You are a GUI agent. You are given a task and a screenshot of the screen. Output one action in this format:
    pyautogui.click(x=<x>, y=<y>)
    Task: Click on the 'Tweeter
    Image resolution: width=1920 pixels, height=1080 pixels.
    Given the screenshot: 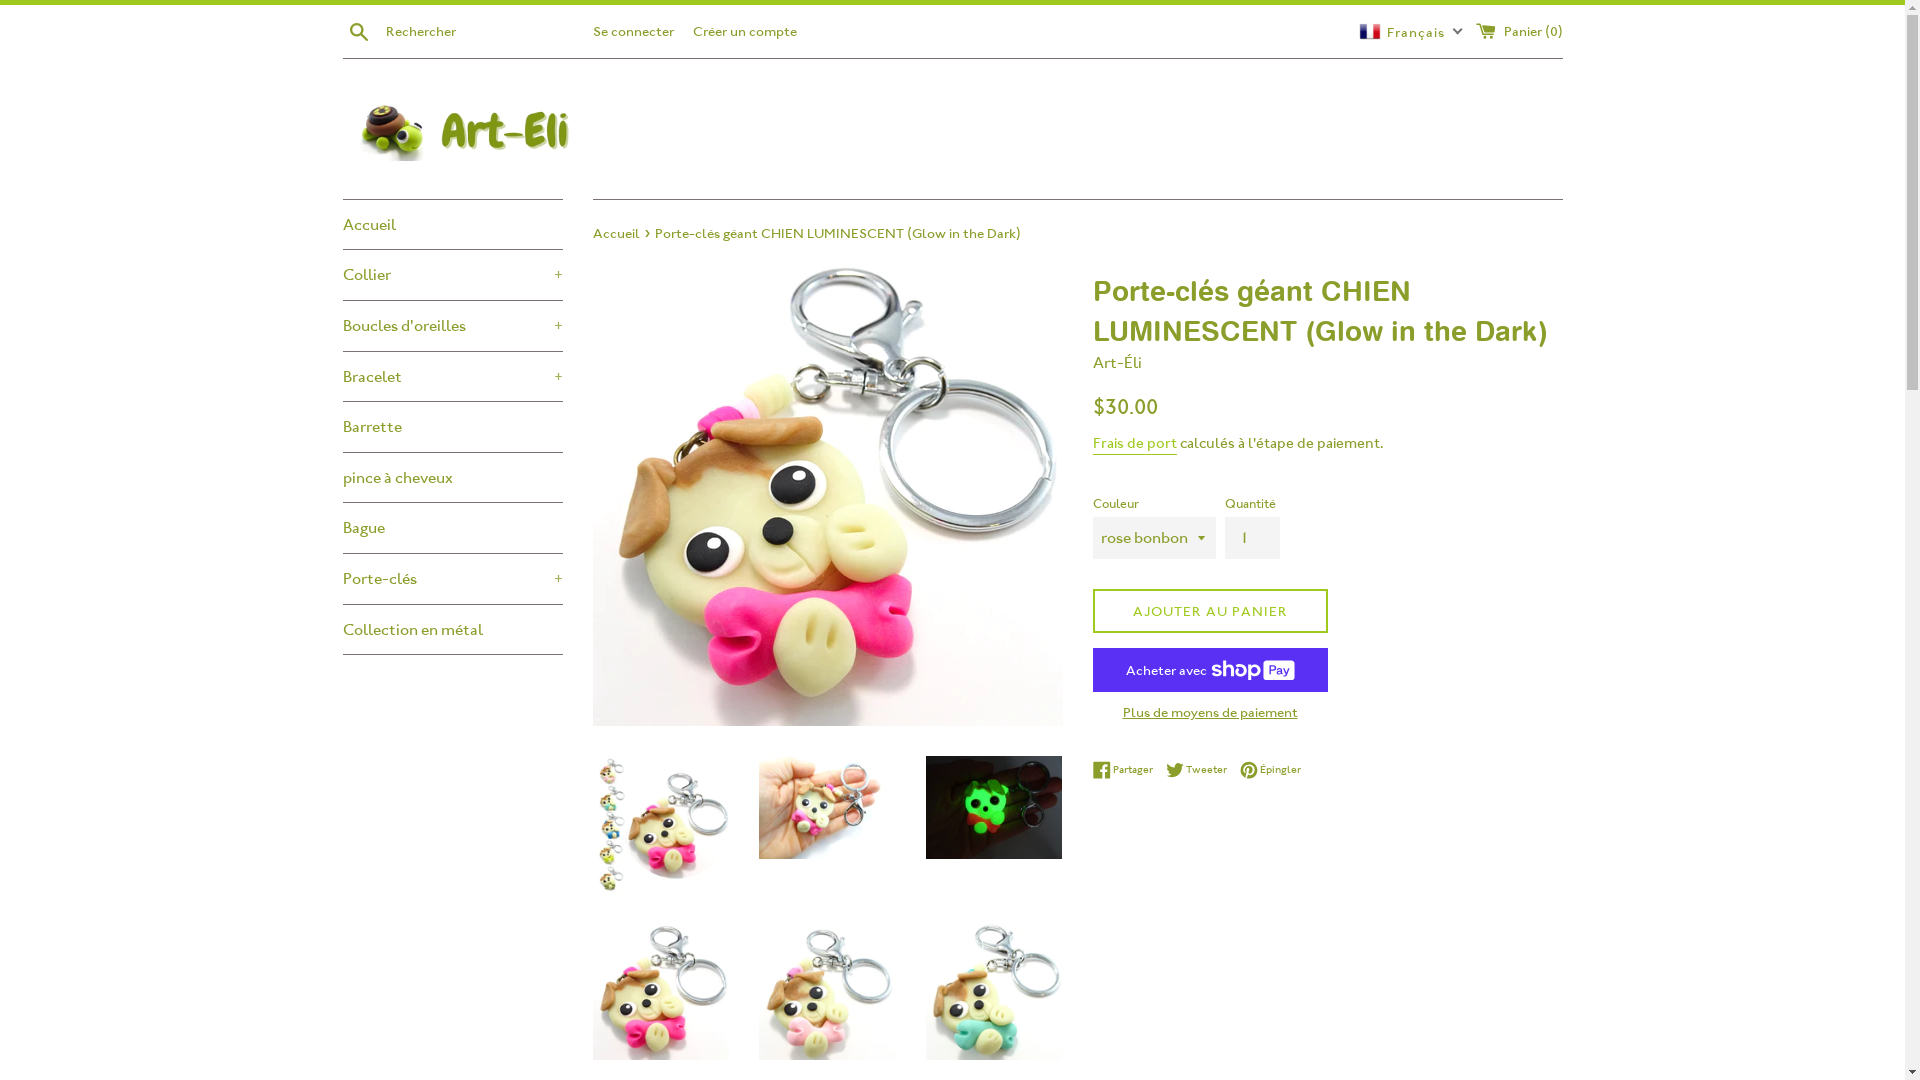 What is the action you would take?
    pyautogui.click(x=1200, y=769)
    